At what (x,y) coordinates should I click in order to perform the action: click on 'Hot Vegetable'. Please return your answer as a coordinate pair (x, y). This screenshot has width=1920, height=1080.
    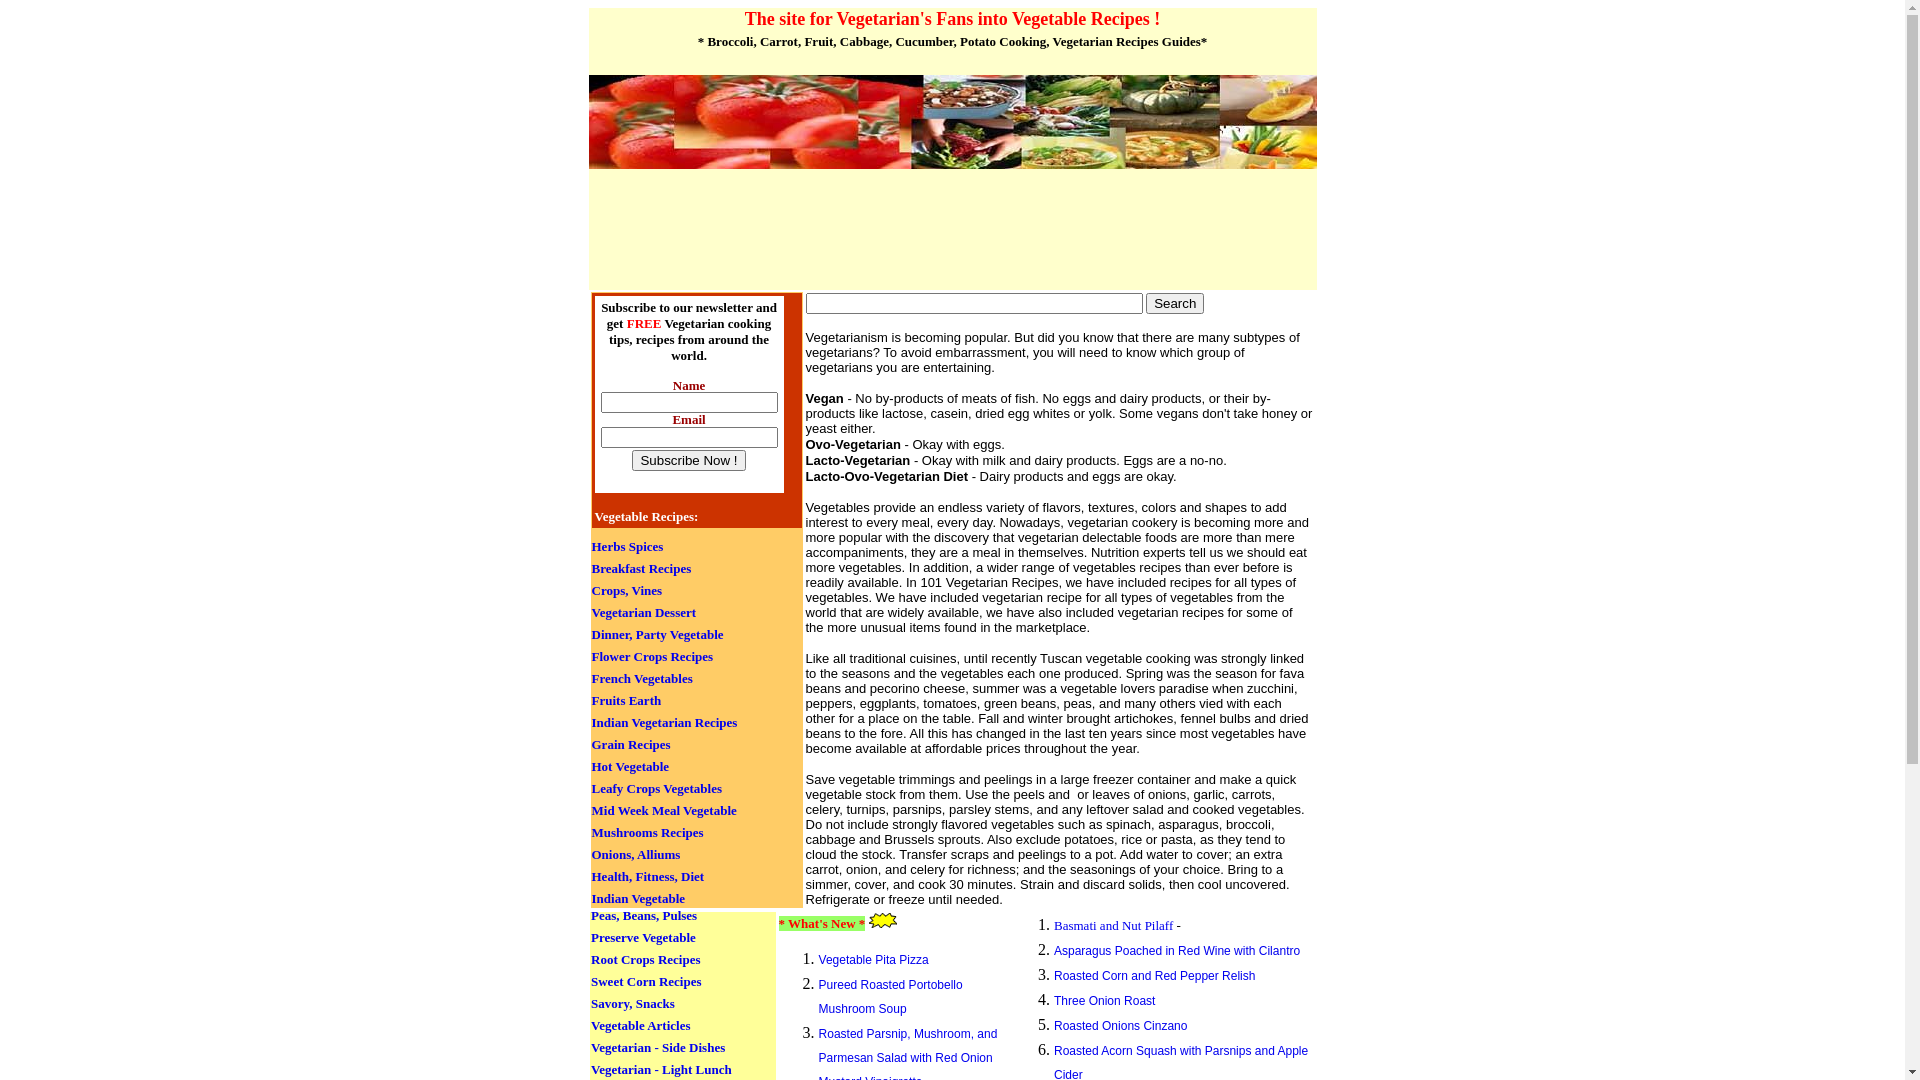
    Looking at the image, I should click on (629, 765).